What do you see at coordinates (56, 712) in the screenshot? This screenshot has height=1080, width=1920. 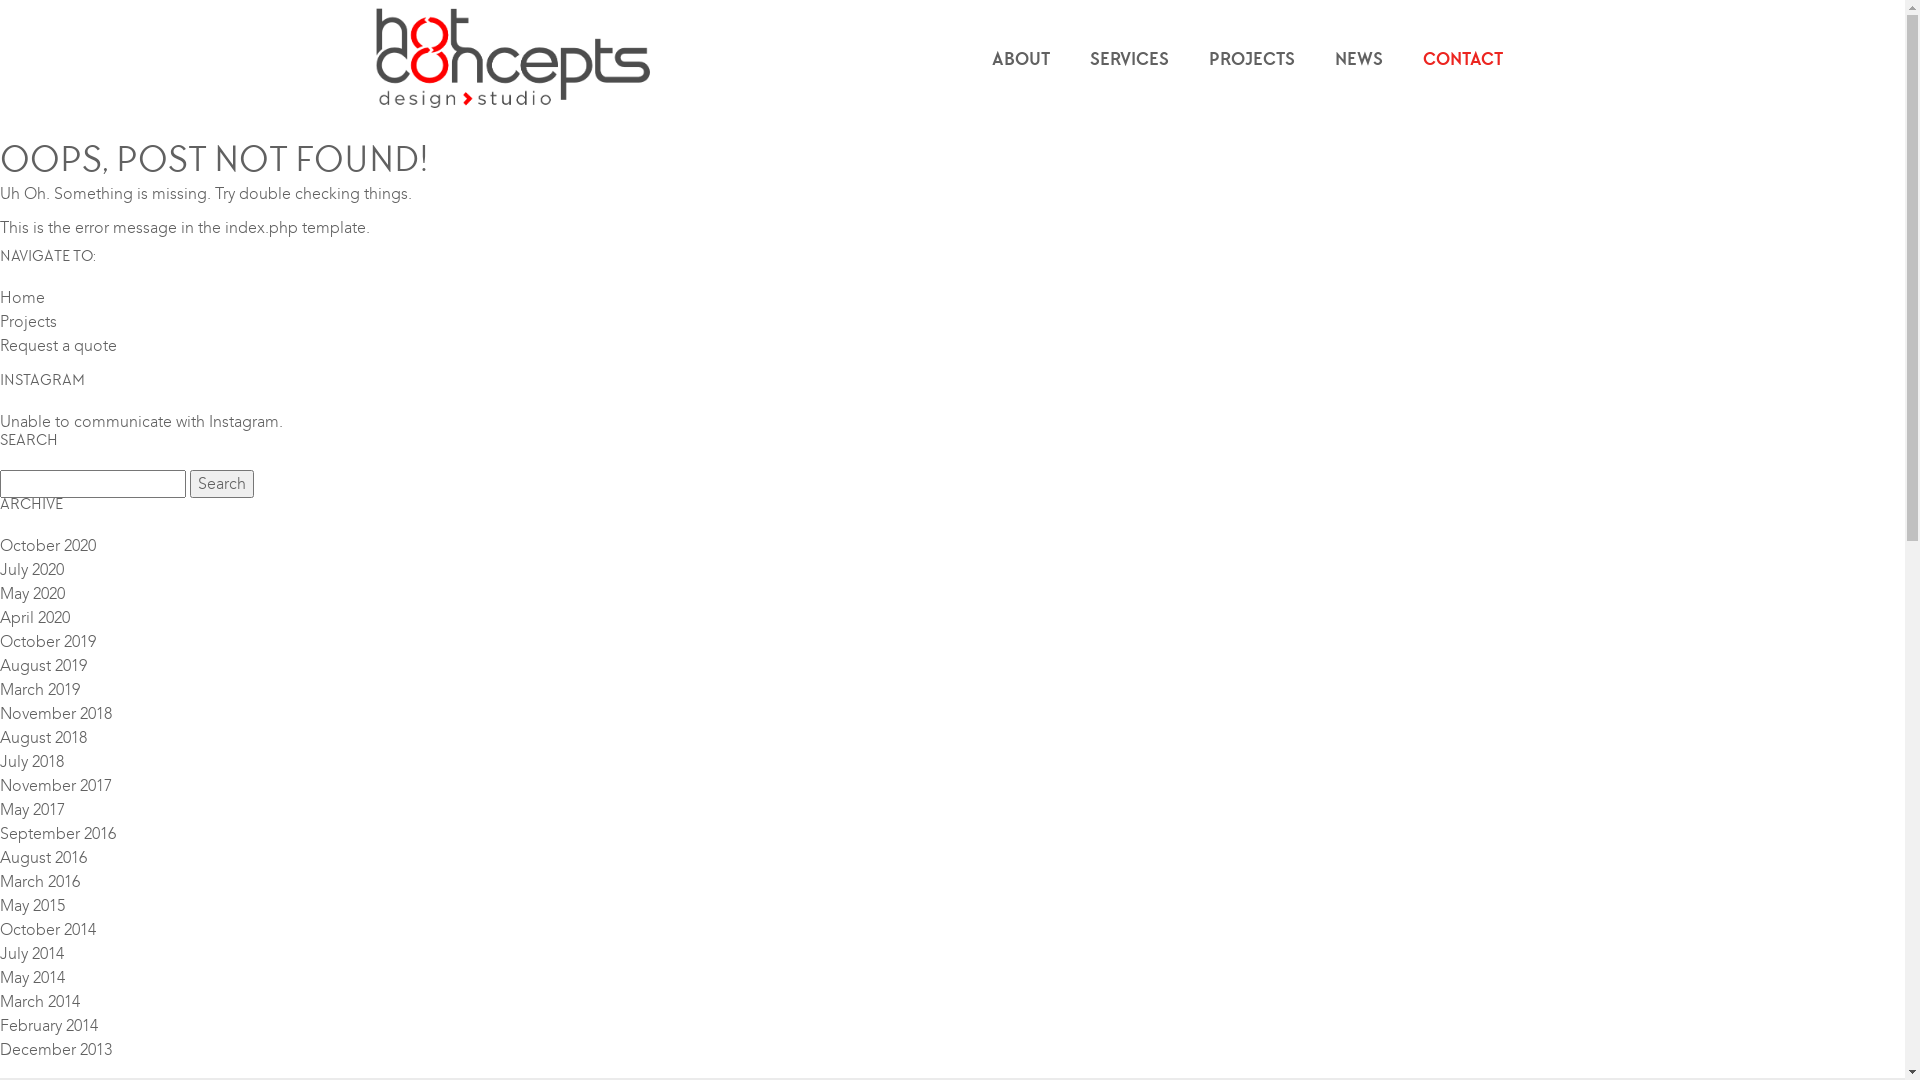 I see `'November 2018'` at bounding box center [56, 712].